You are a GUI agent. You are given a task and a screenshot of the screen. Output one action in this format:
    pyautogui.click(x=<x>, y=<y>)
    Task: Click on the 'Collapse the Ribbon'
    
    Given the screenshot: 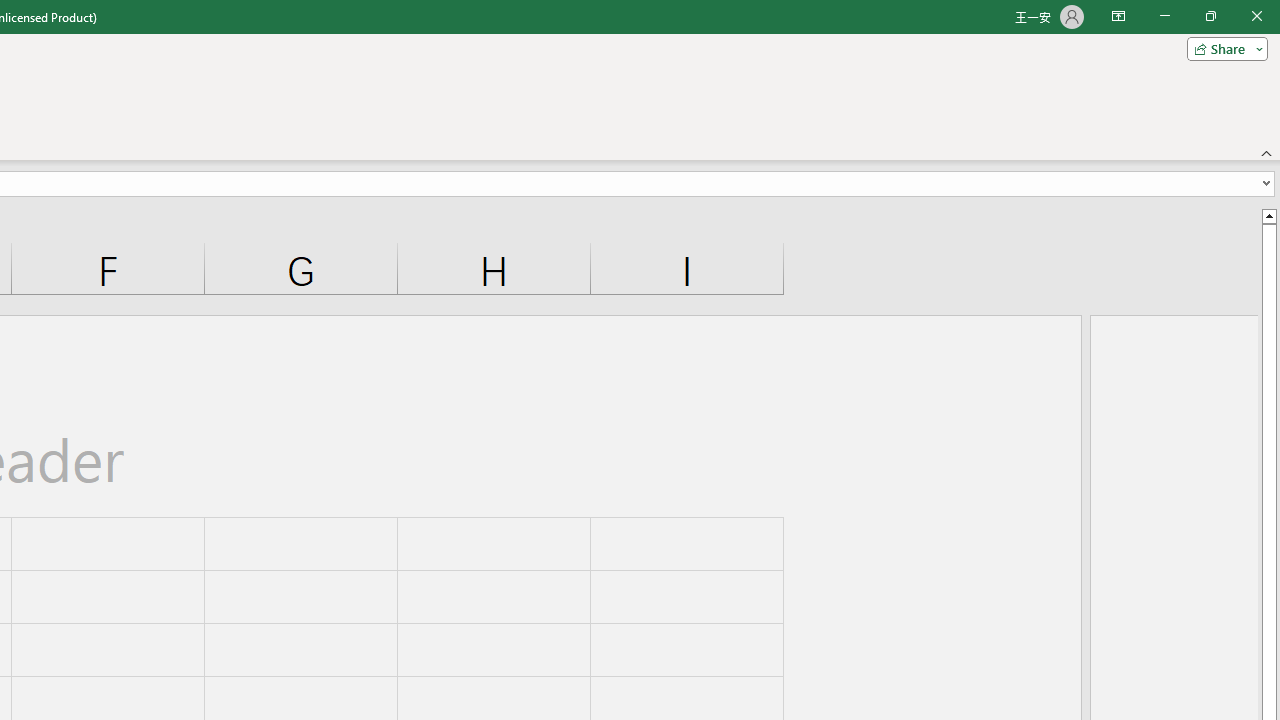 What is the action you would take?
    pyautogui.click(x=1266, y=152)
    